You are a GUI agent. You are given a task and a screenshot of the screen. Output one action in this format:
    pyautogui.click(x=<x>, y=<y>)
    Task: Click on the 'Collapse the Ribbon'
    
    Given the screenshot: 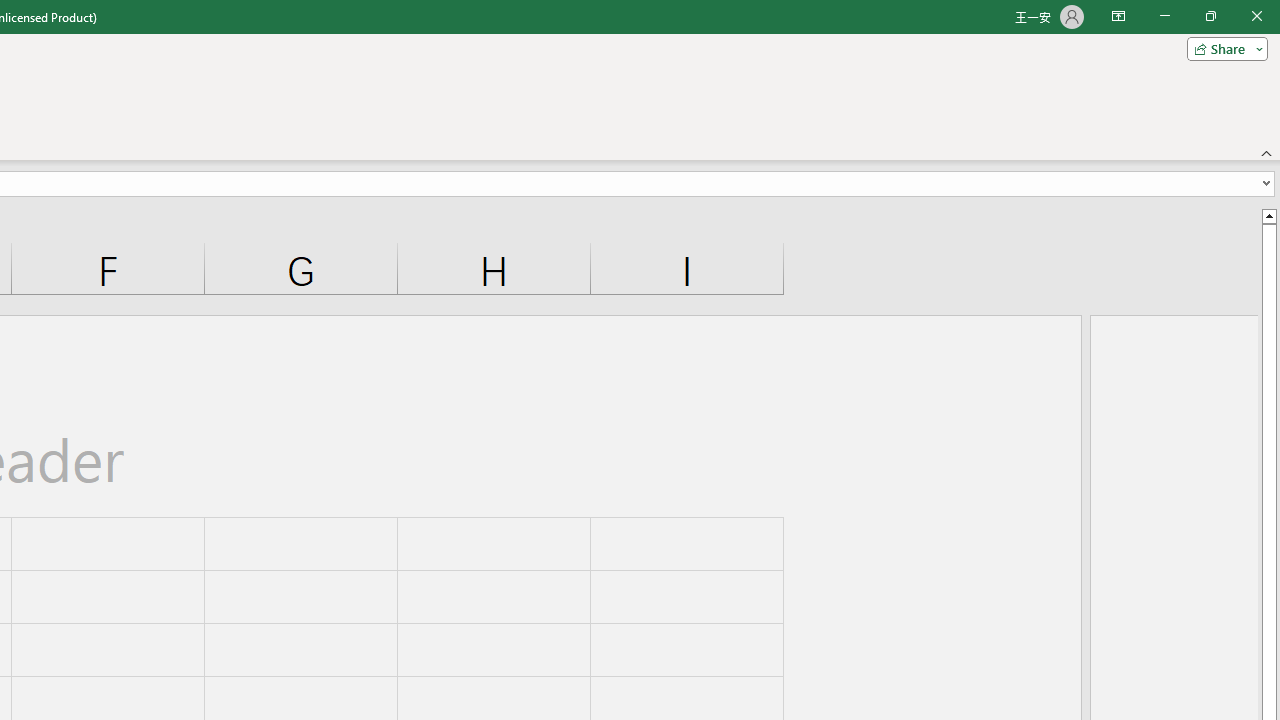 What is the action you would take?
    pyautogui.click(x=1266, y=152)
    